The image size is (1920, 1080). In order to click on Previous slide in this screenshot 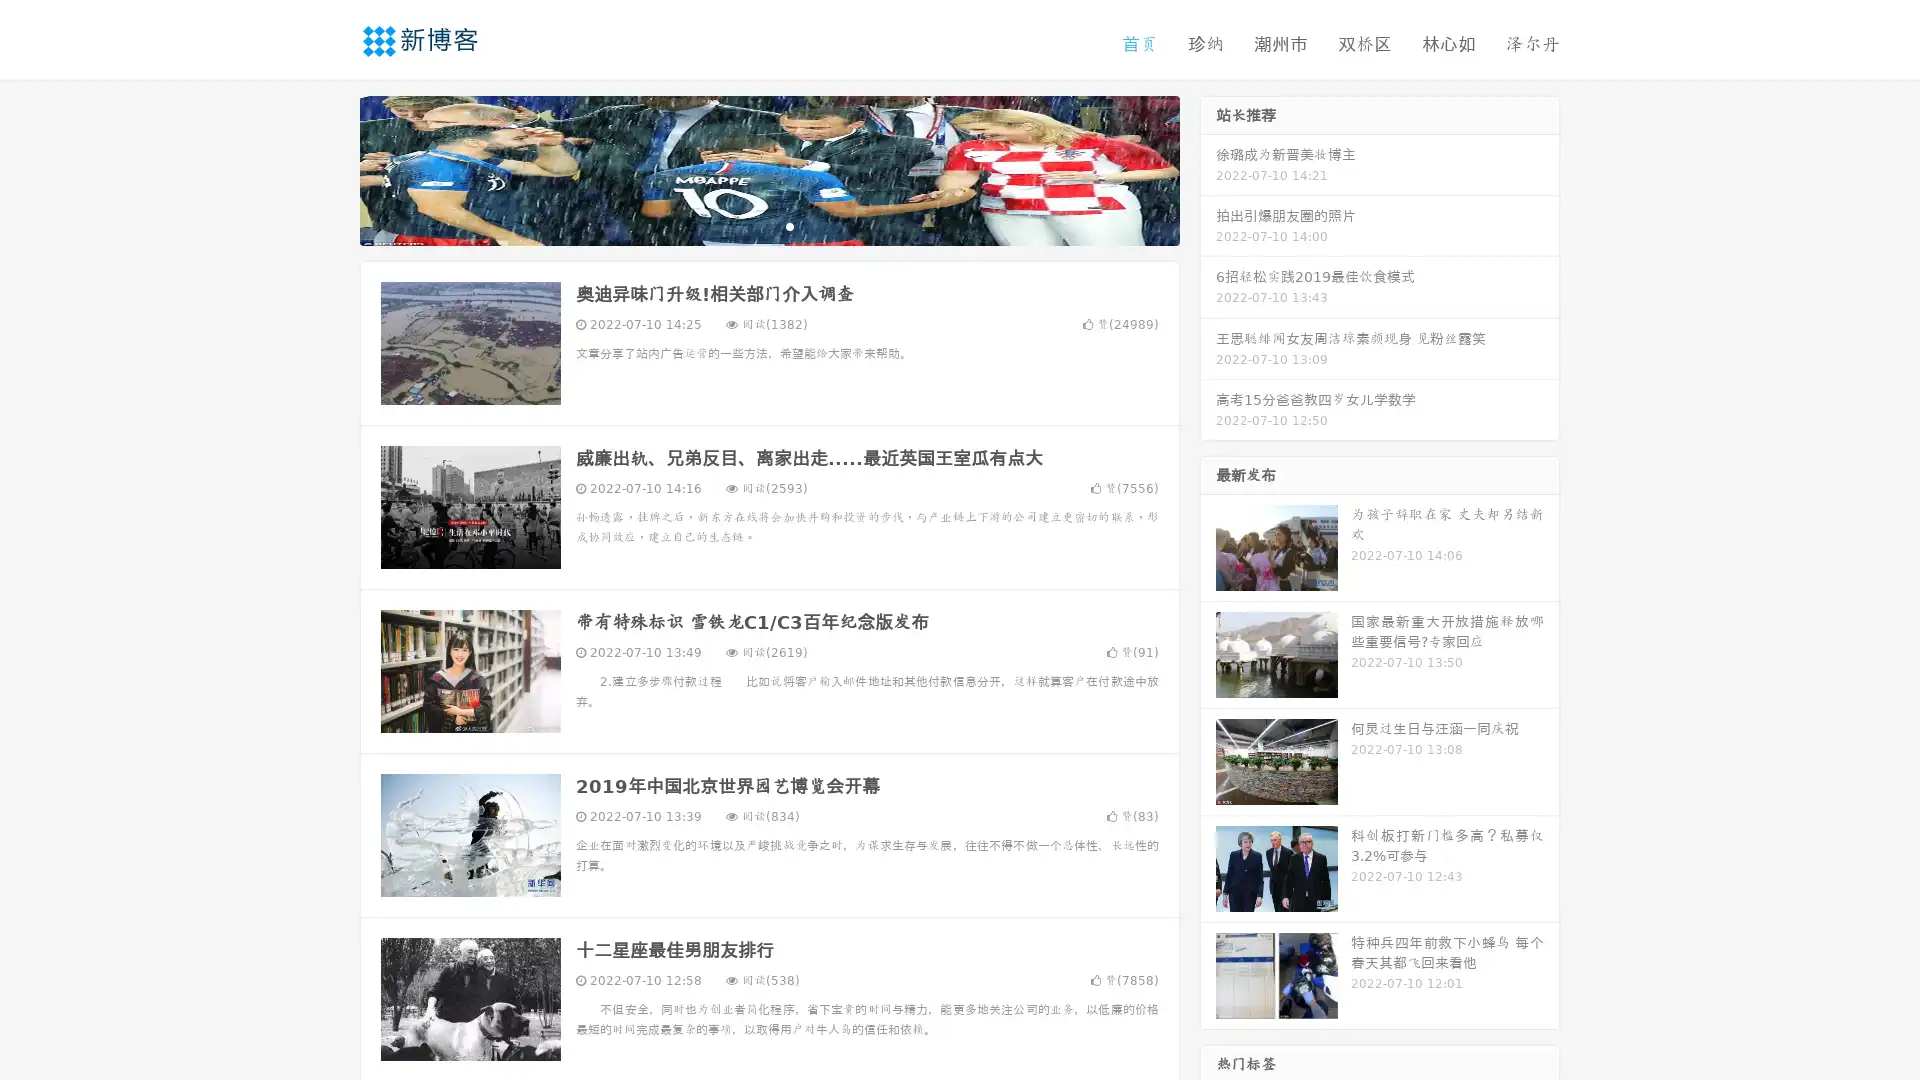, I will do `click(330, 168)`.